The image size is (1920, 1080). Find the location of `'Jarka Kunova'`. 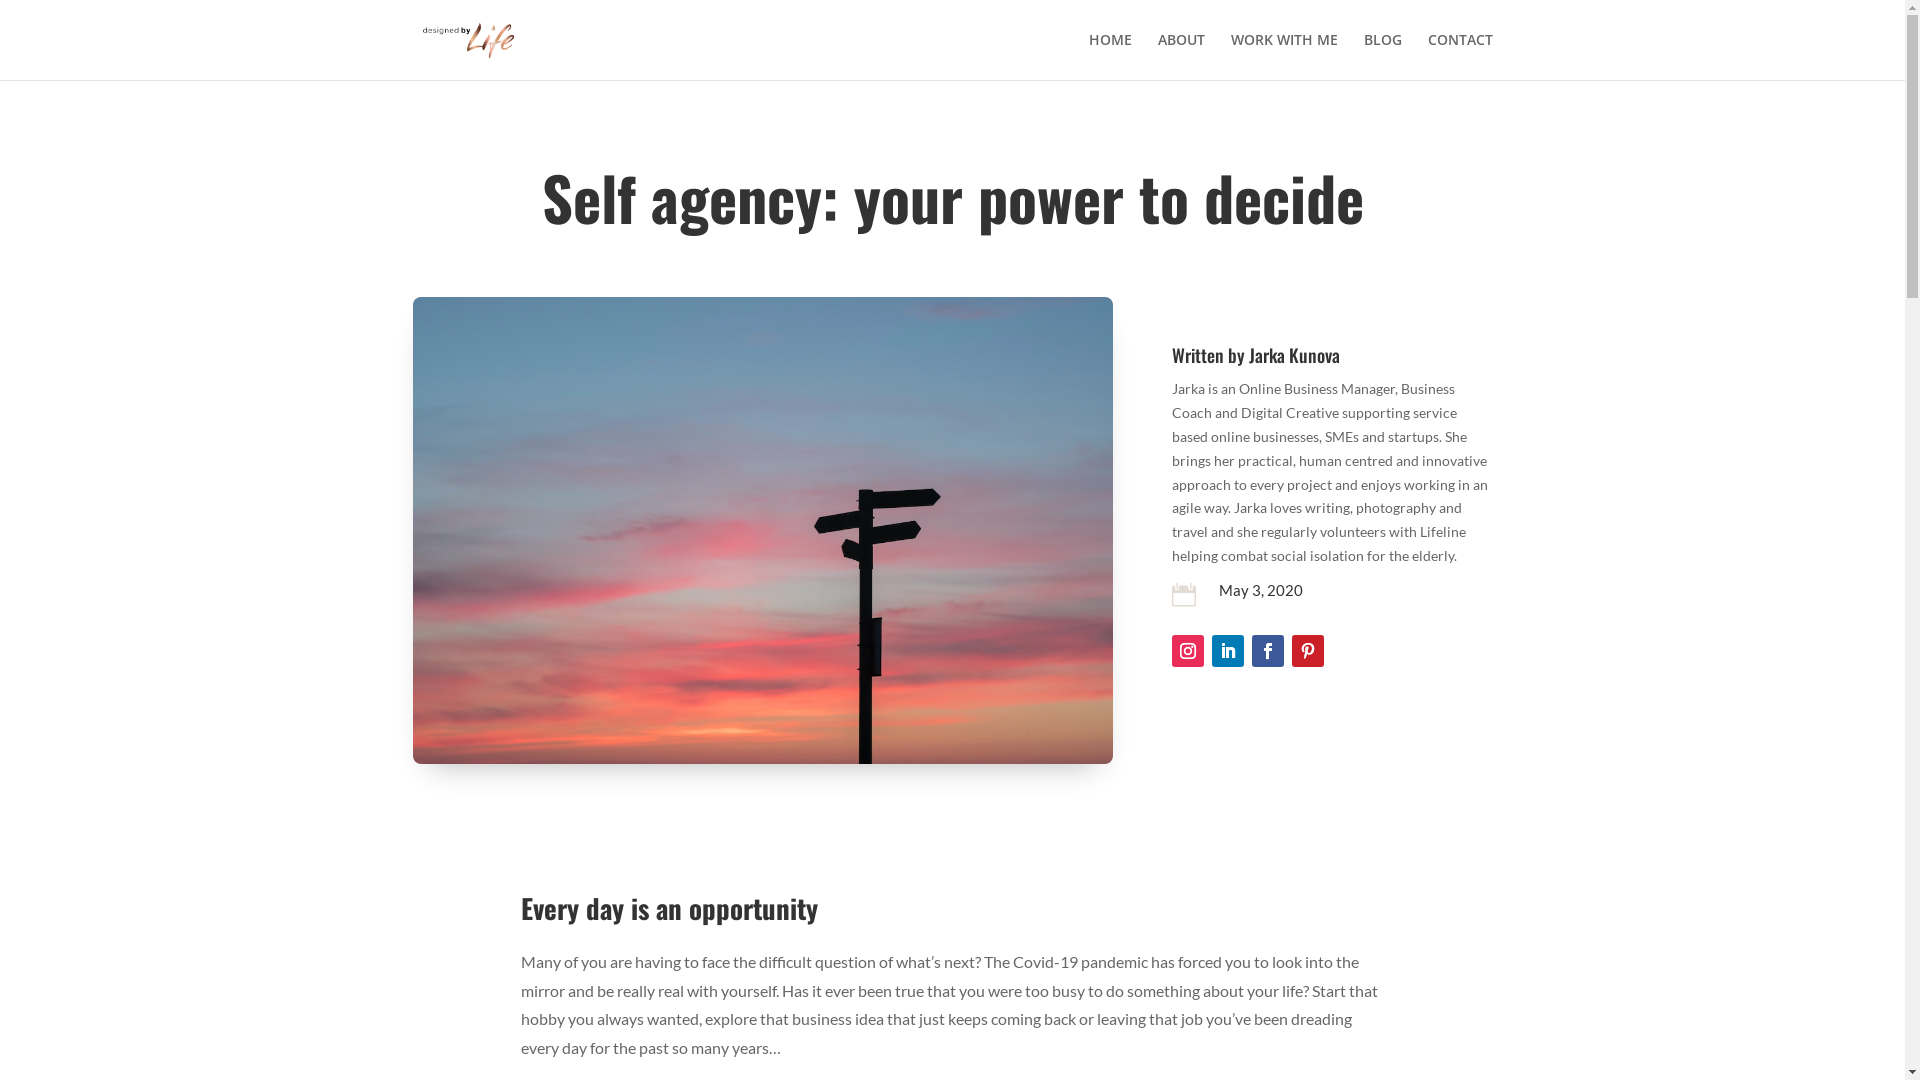

'Jarka Kunova' is located at coordinates (1294, 353).